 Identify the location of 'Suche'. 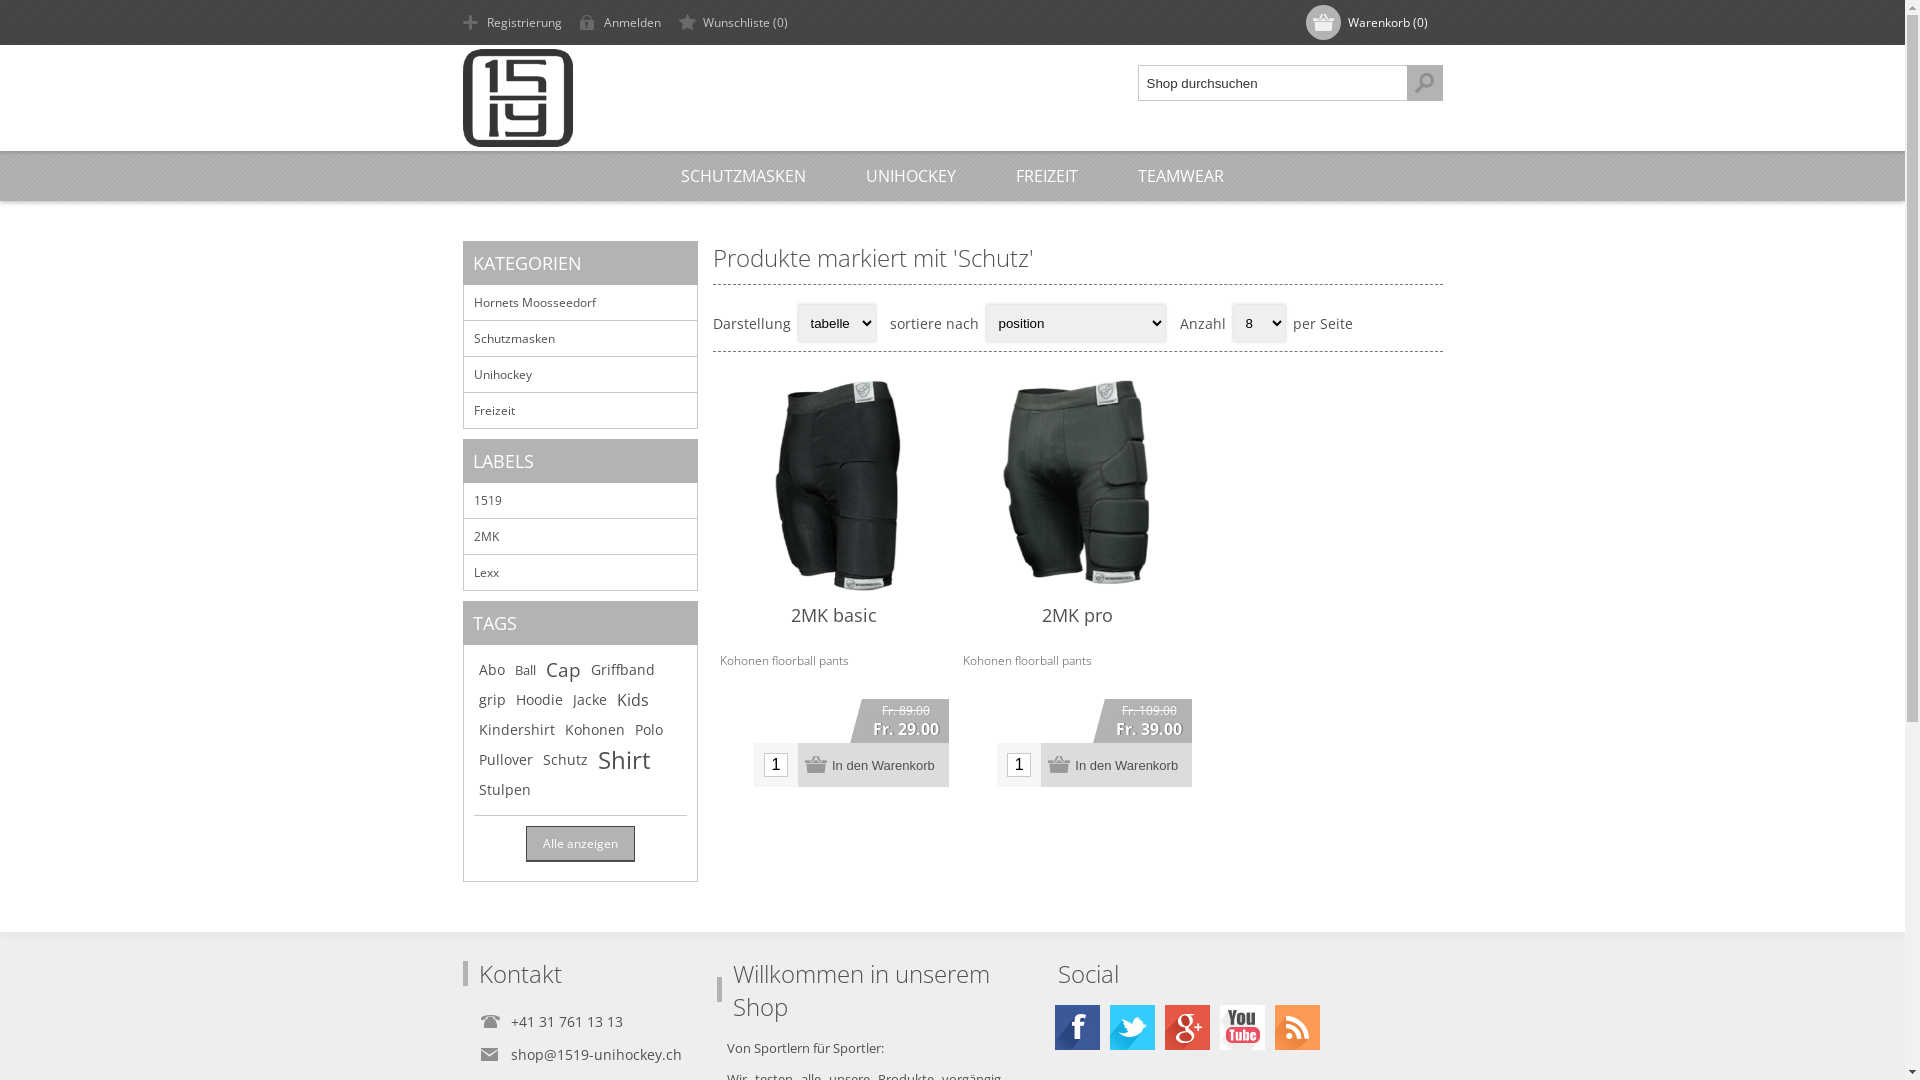
(1423, 82).